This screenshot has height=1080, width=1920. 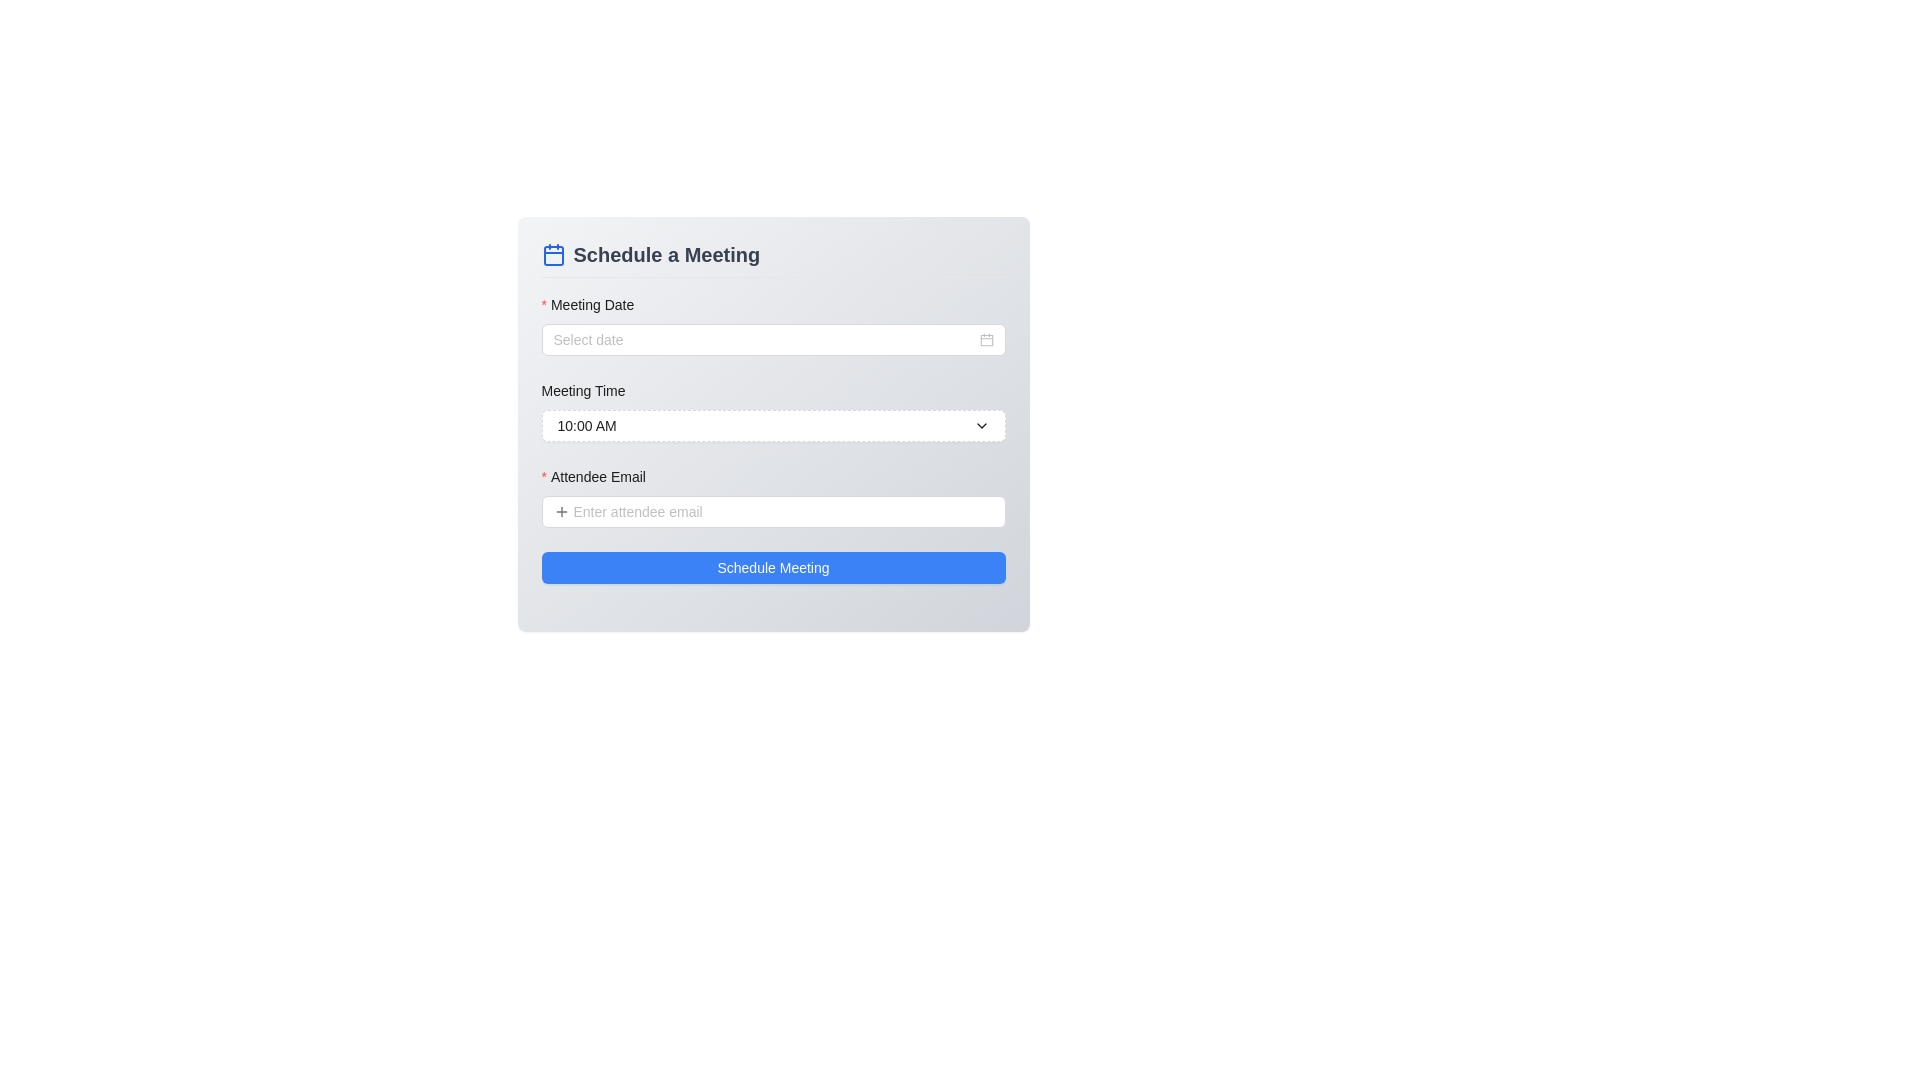 I want to click on the text input field for attendee's email address, which is the third input field, so click(x=772, y=496).